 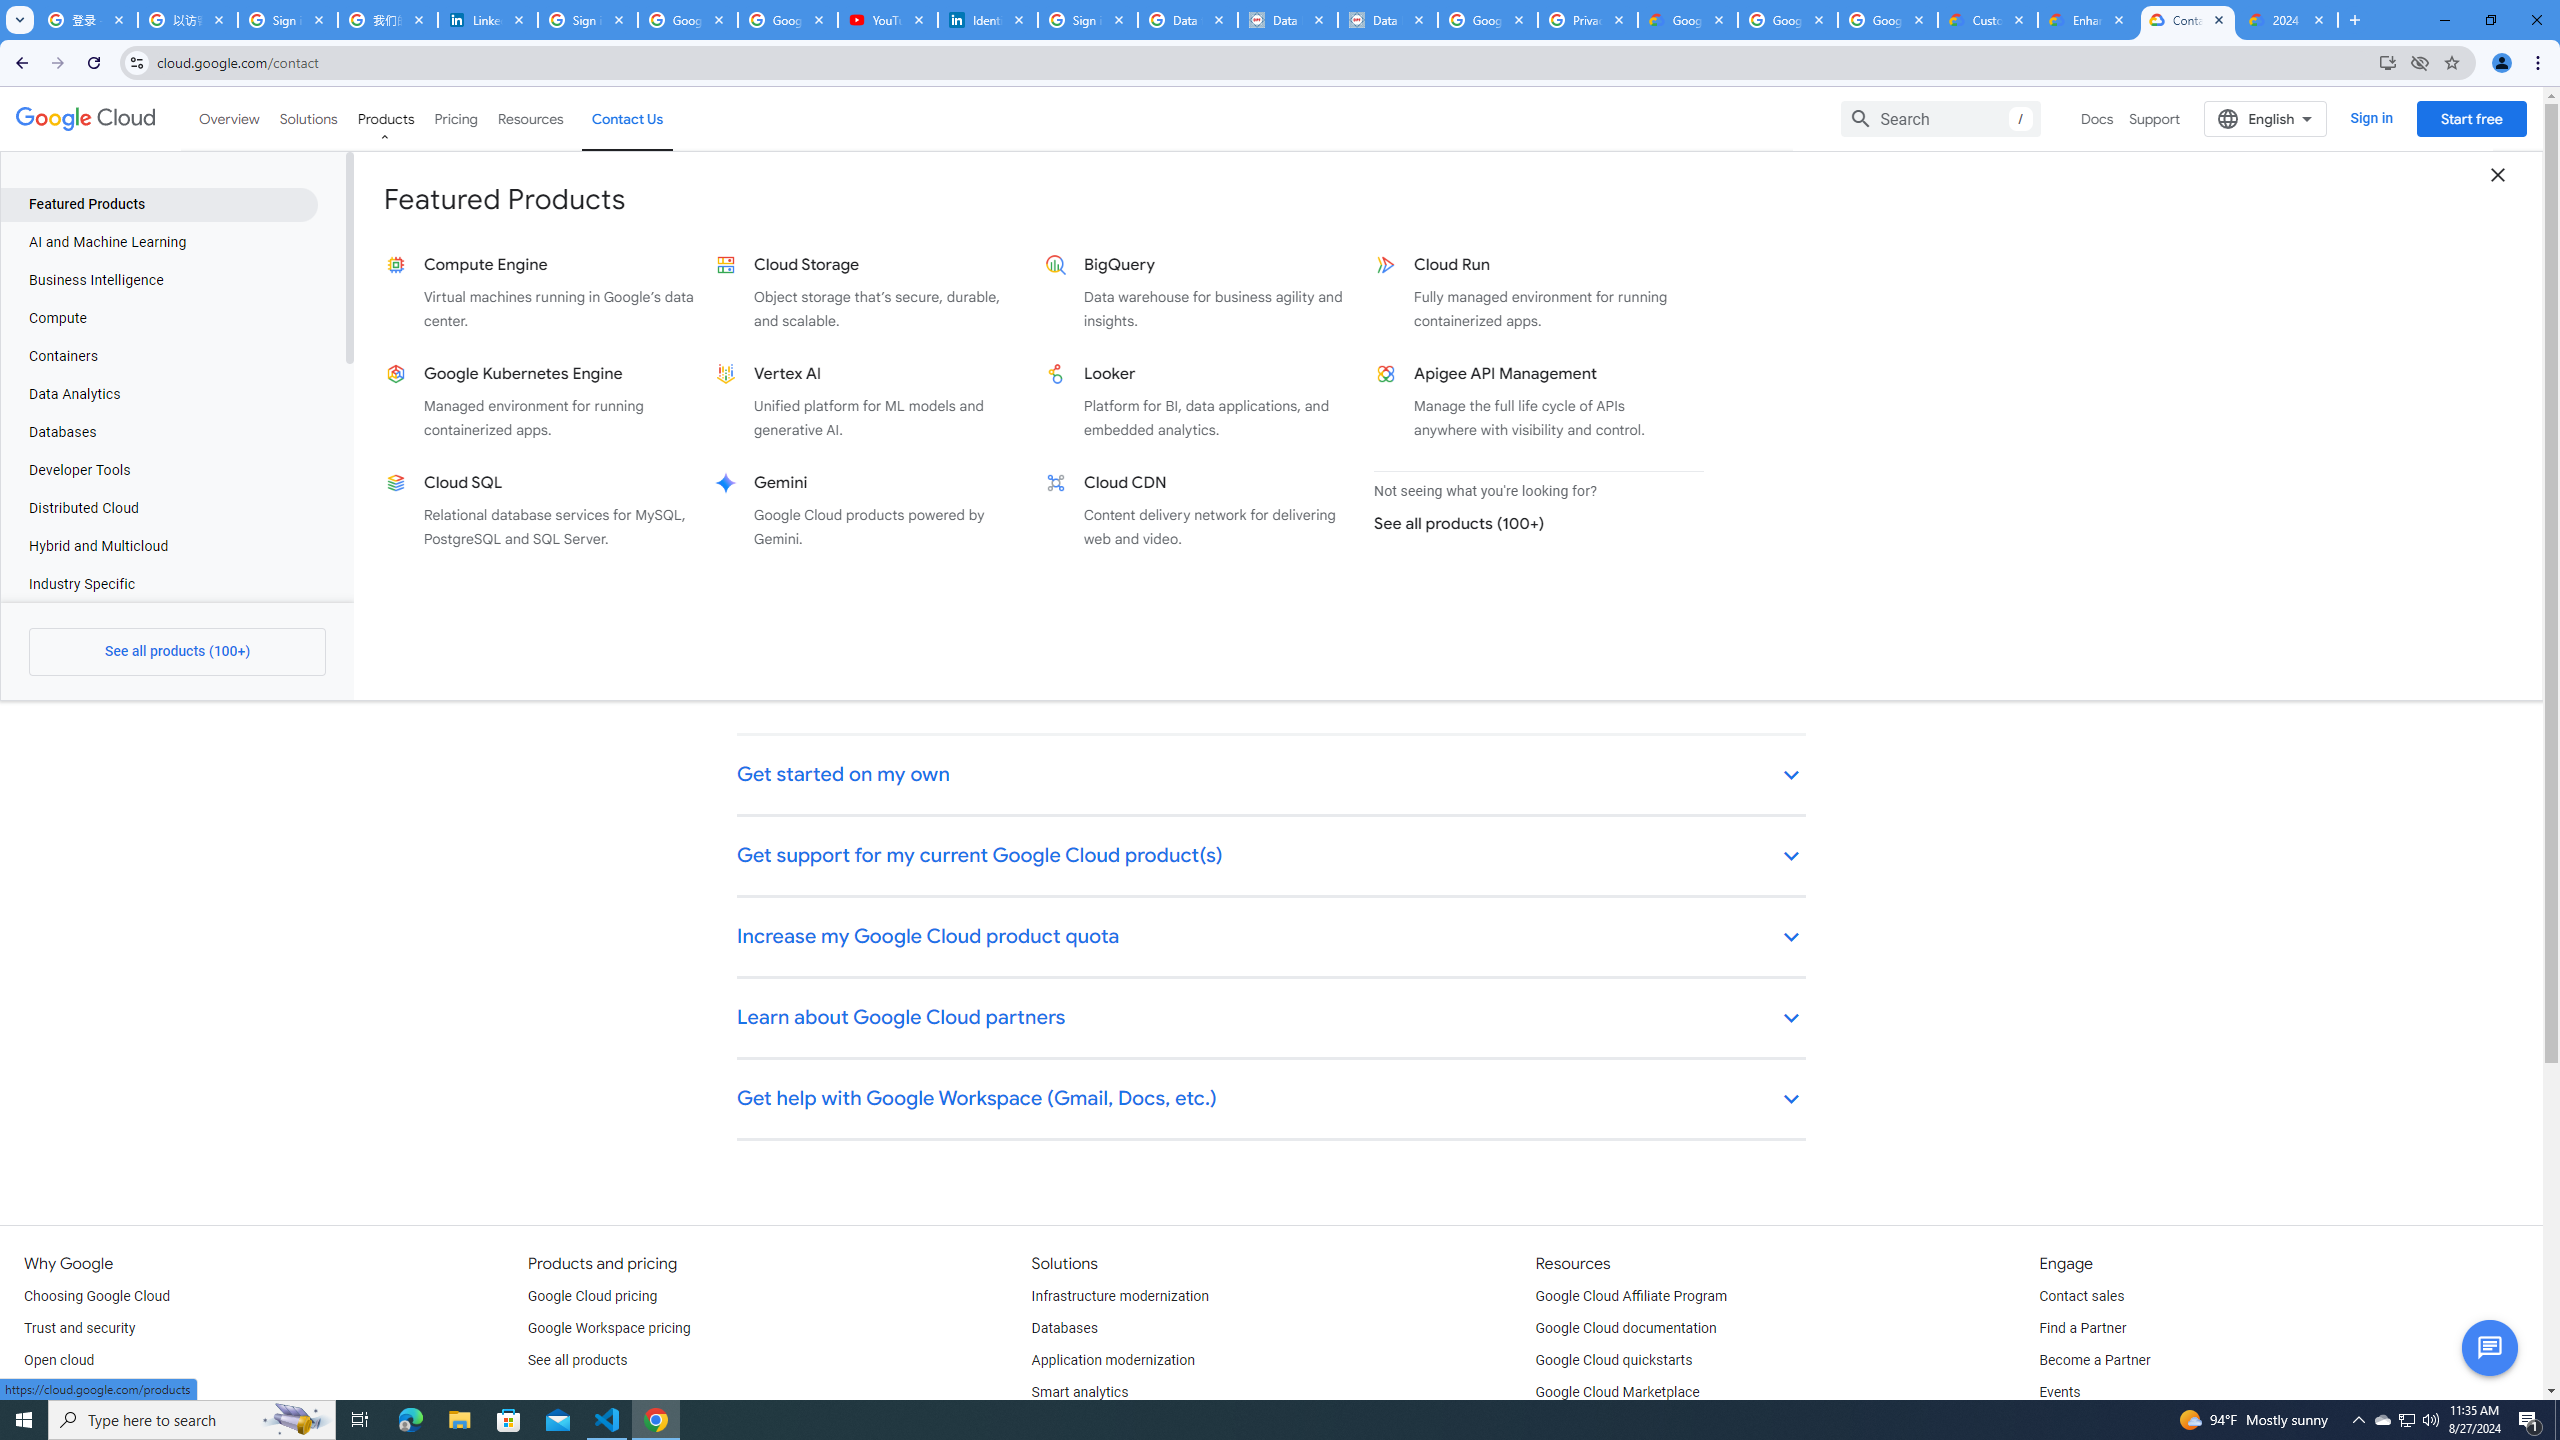 What do you see at coordinates (2080, 1297) in the screenshot?
I see `'Contact sales'` at bounding box center [2080, 1297].